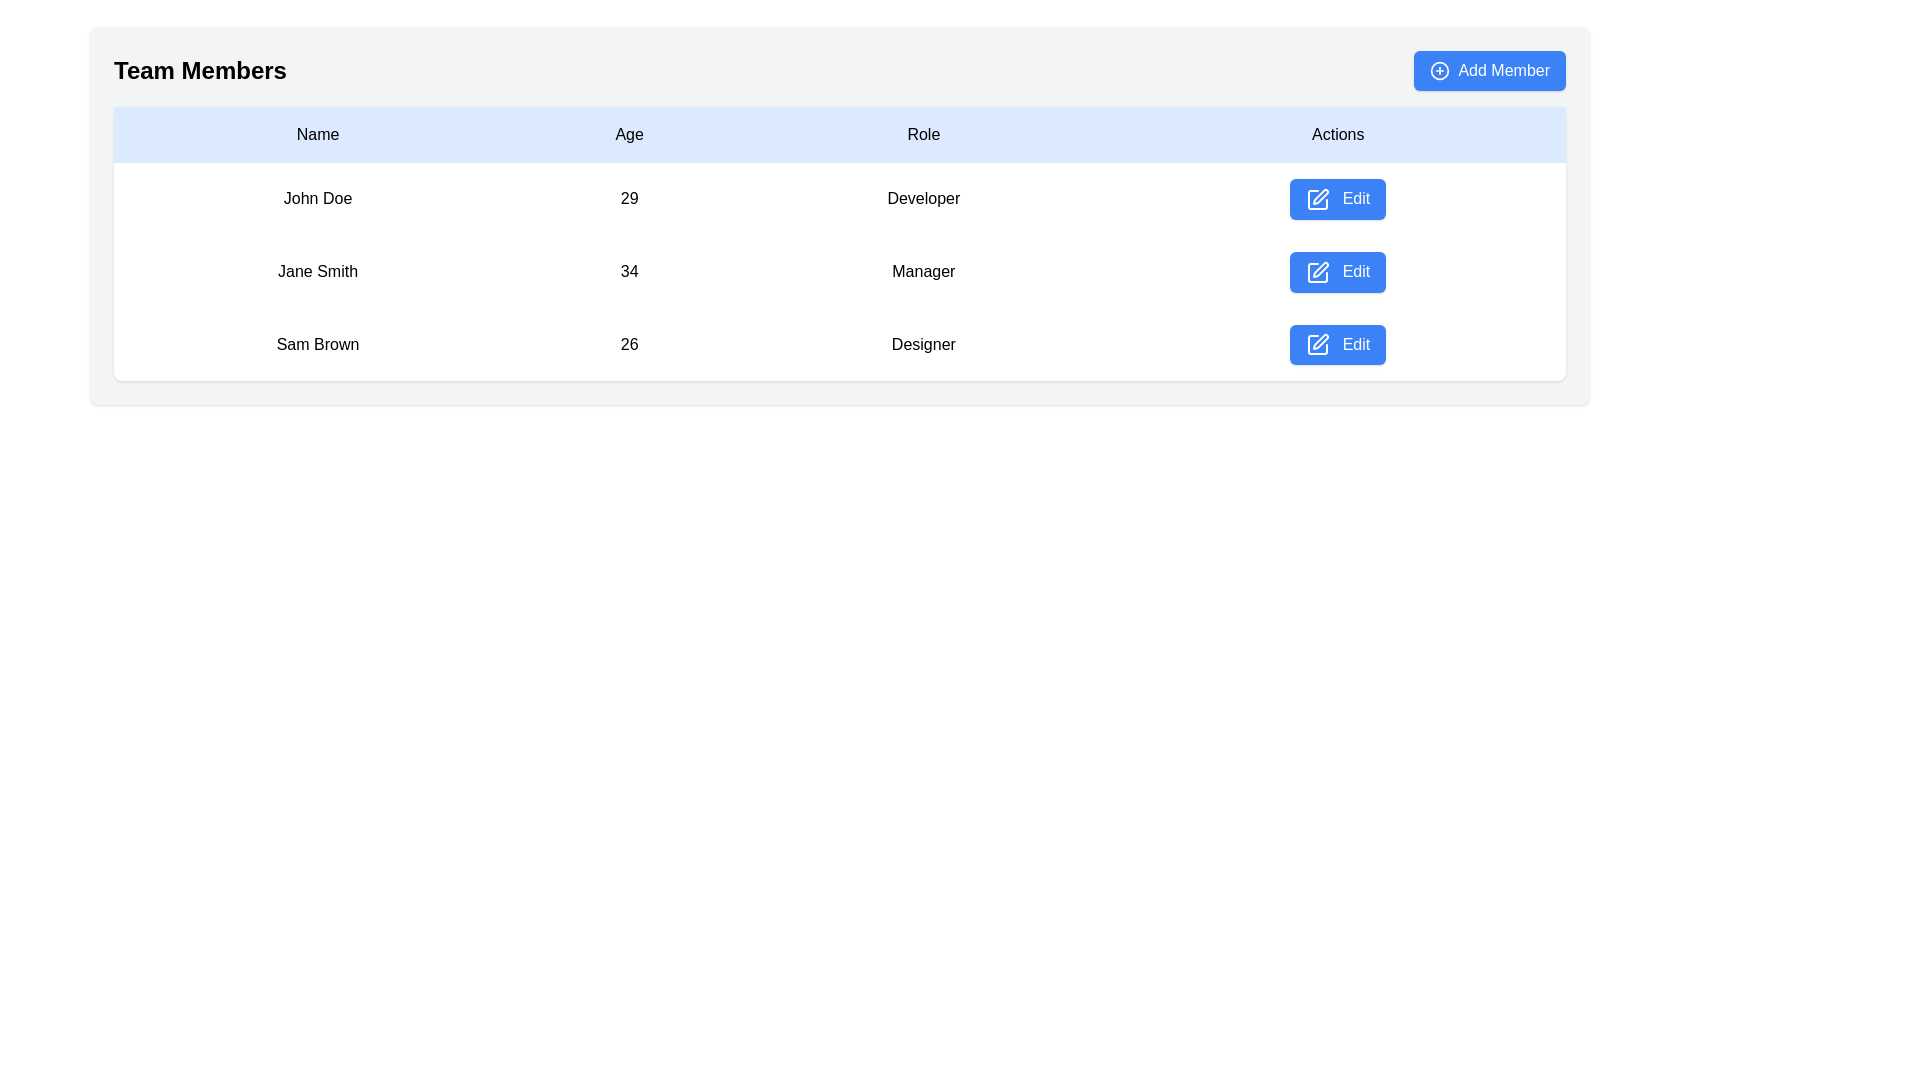 The width and height of the screenshot is (1920, 1080). I want to click on the first 'Edit' button in the 'Actions' column of the table for 'John Doe', so click(1338, 199).